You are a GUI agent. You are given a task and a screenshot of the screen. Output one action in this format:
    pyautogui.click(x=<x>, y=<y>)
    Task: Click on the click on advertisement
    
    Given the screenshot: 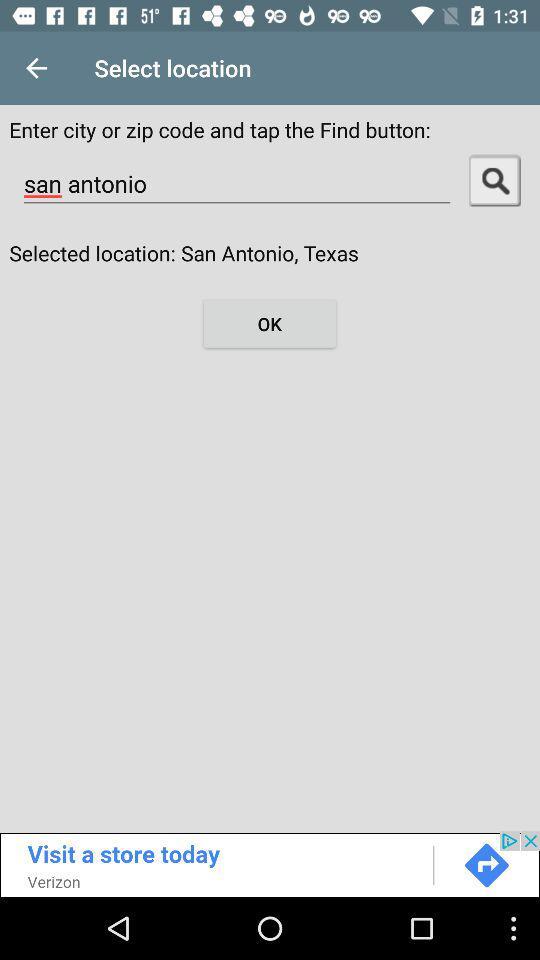 What is the action you would take?
    pyautogui.click(x=270, y=863)
    